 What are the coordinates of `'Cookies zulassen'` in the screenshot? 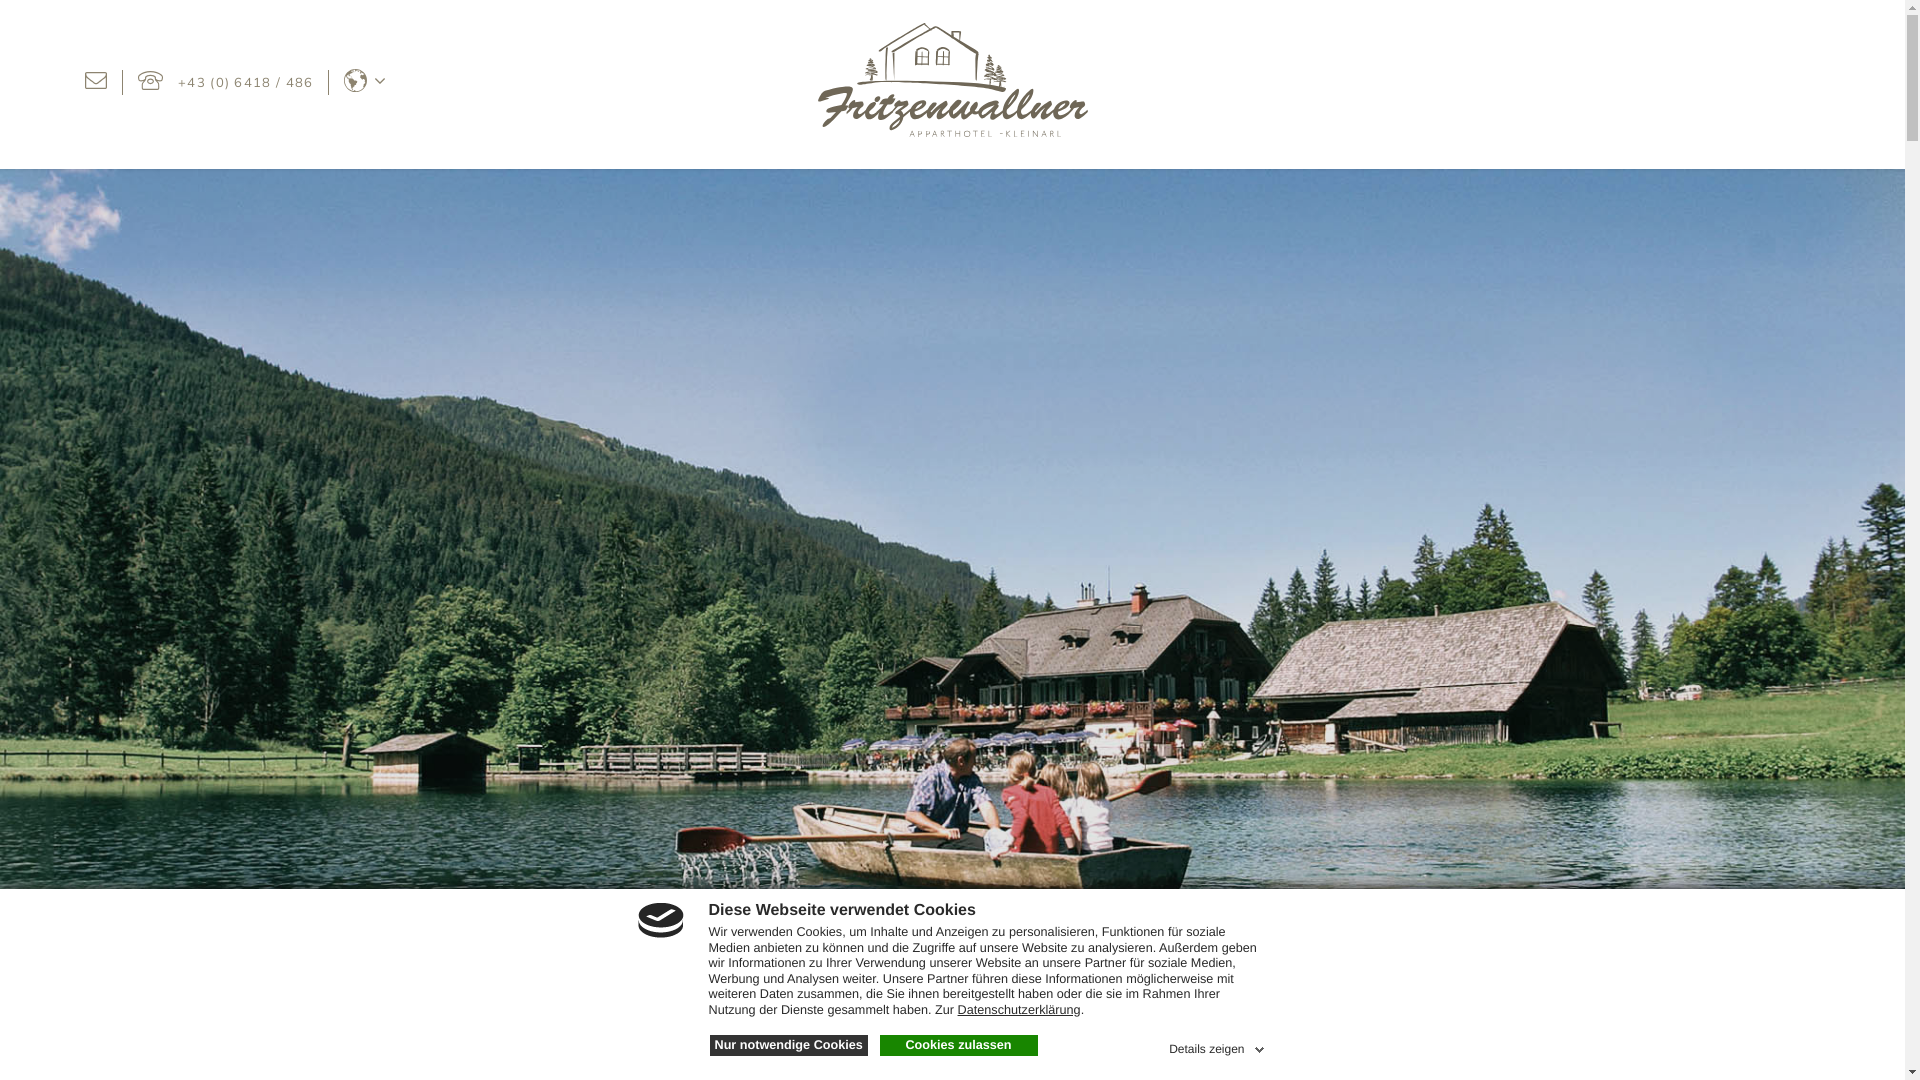 It's located at (879, 1044).